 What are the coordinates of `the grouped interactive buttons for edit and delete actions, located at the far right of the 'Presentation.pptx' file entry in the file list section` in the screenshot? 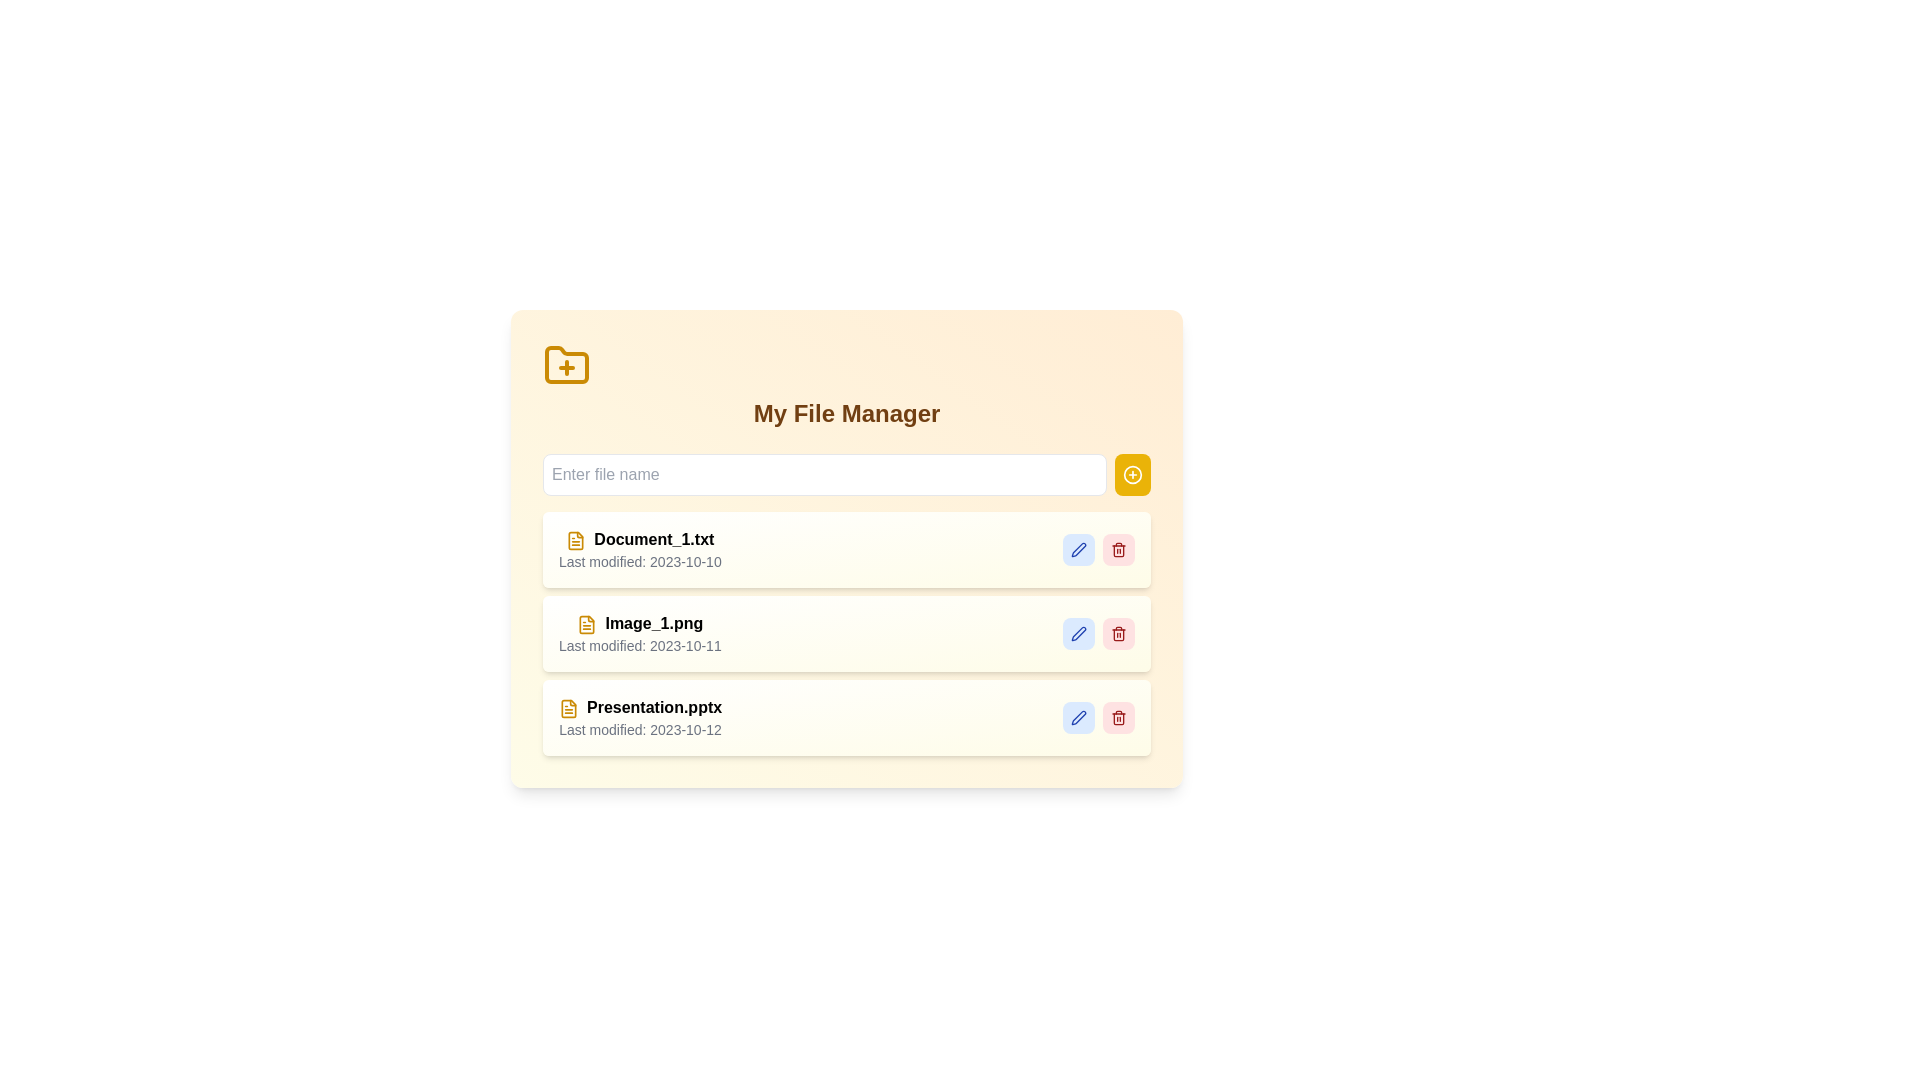 It's located at (1098, 716).